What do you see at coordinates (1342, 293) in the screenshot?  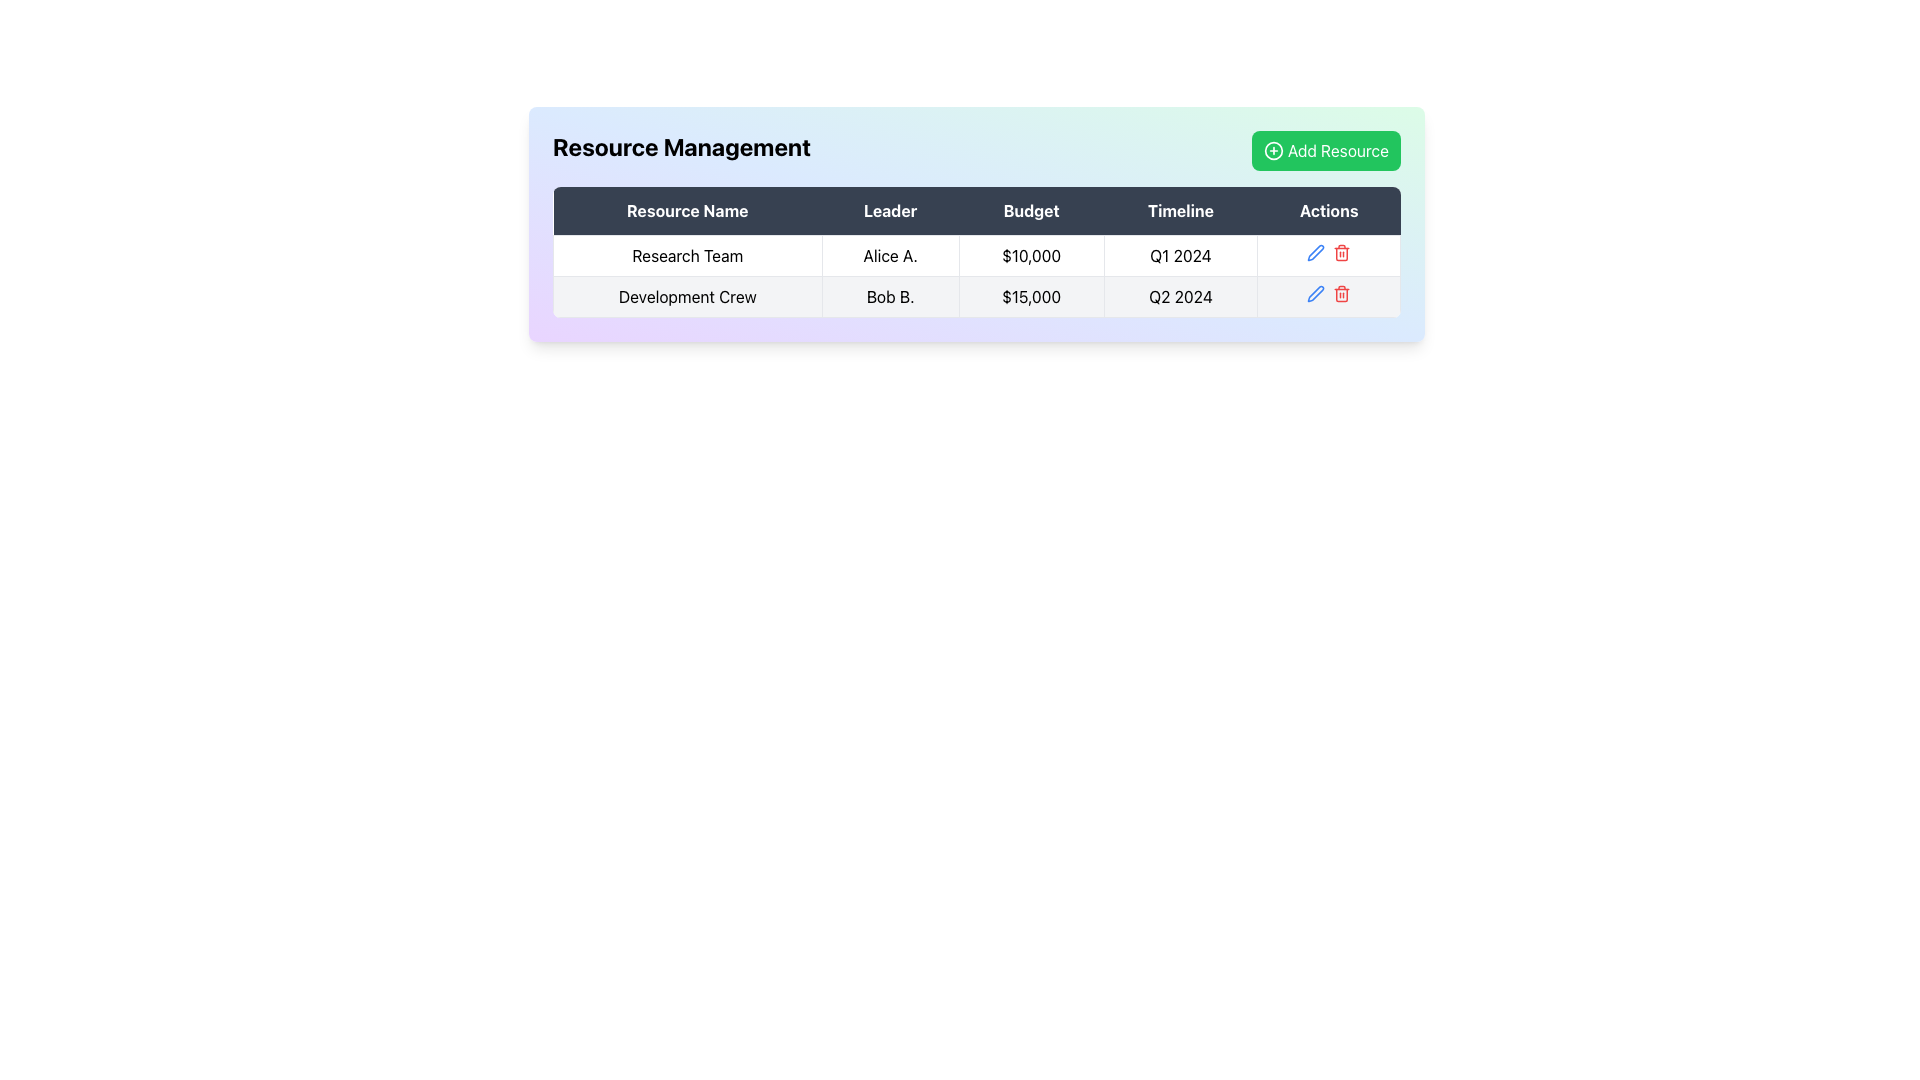 I see `the delete button for the Development Crew entry in the resource management table, located in the Actions column of the second row` at bounding box center [1342, 293].